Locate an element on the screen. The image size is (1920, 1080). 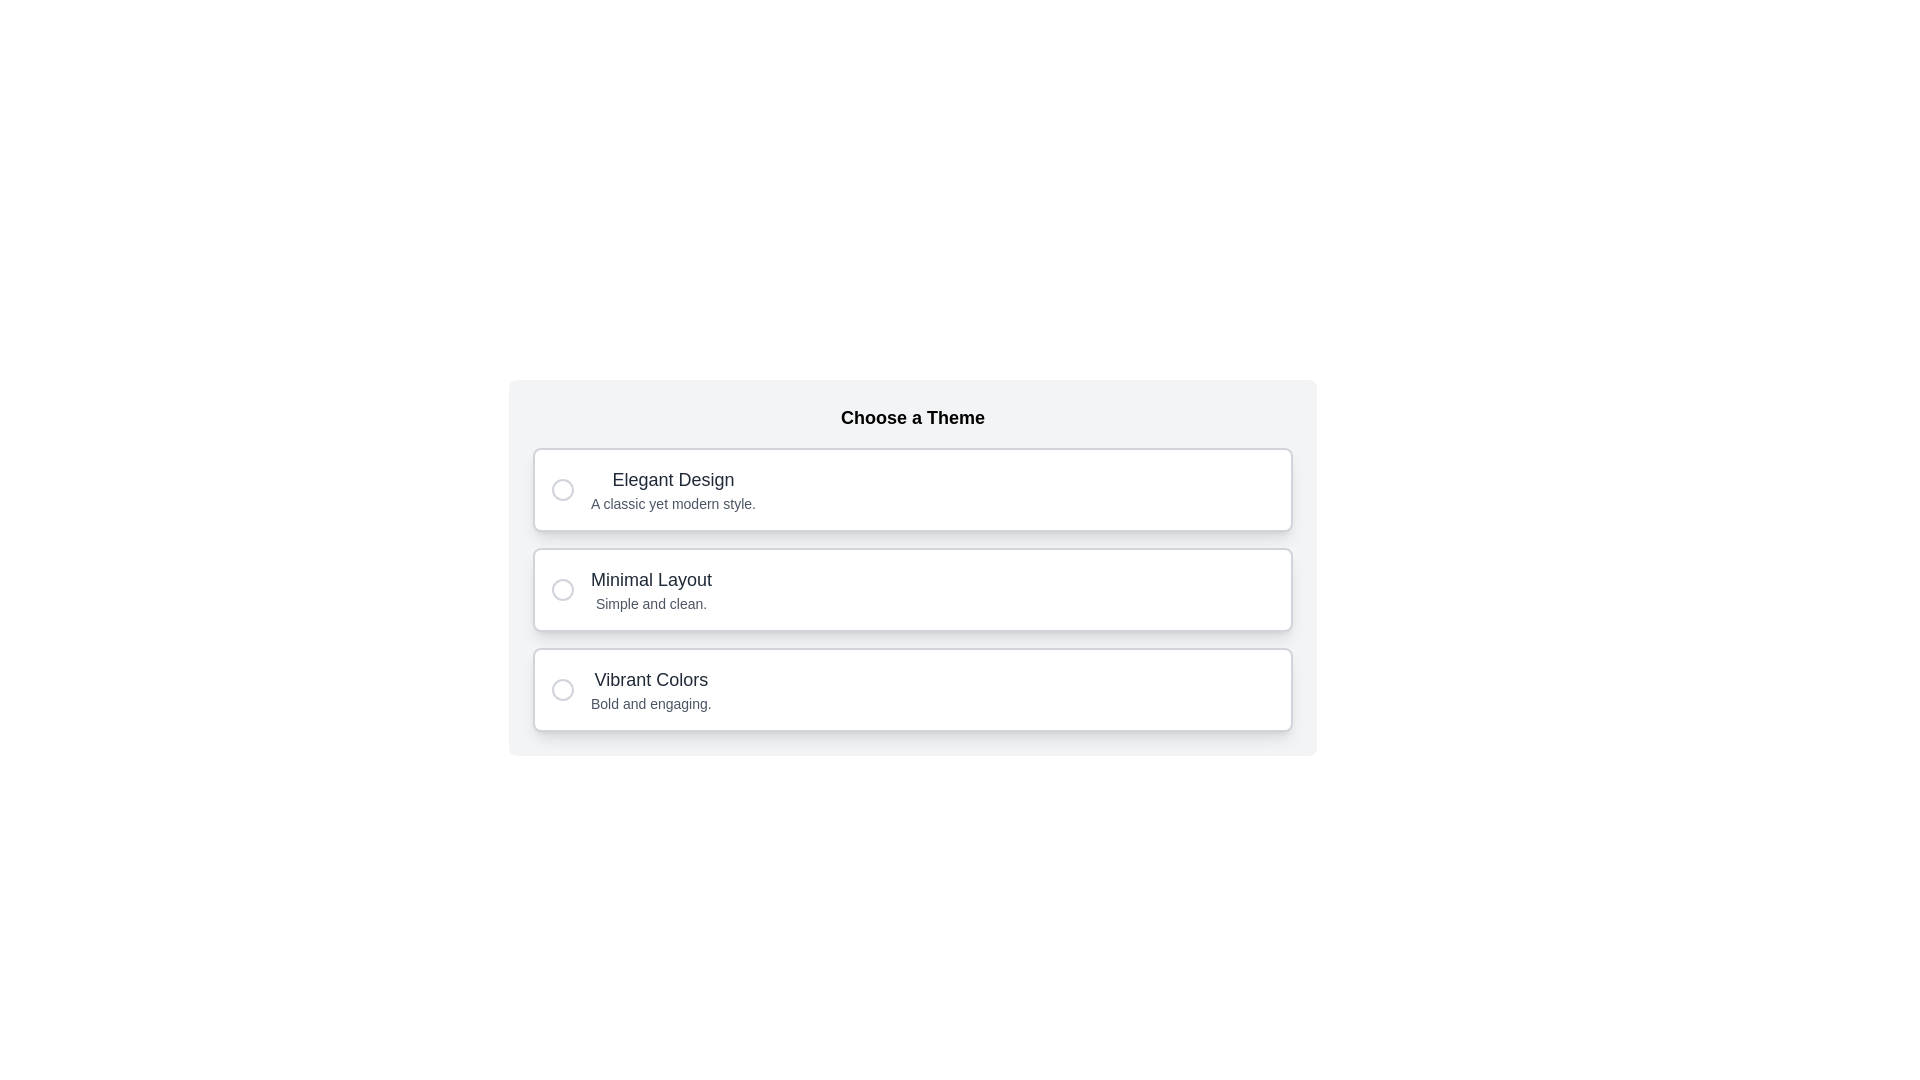
the radio button of the first selection option labeled 'Elegant Design' is located at coordinates (911, 489).